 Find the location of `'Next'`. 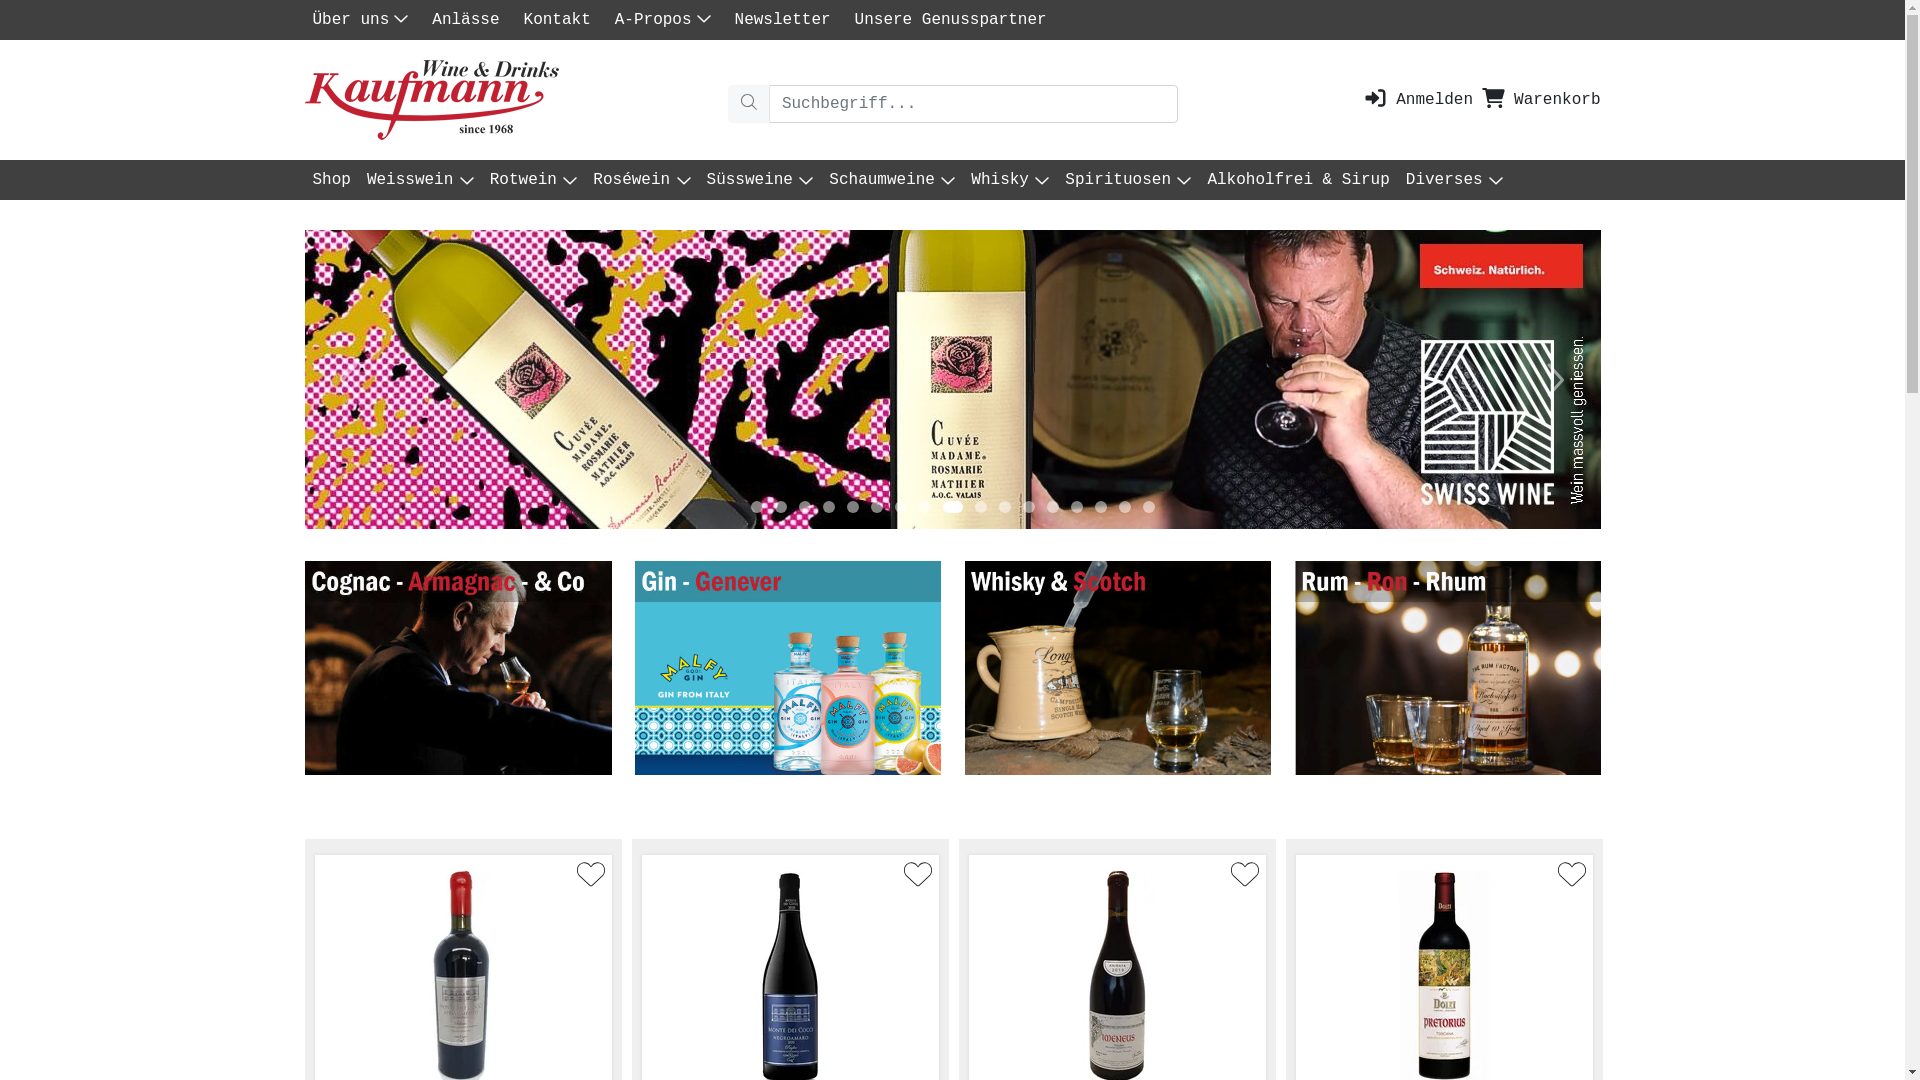

'Next' is located at coordinates (1554, 379).